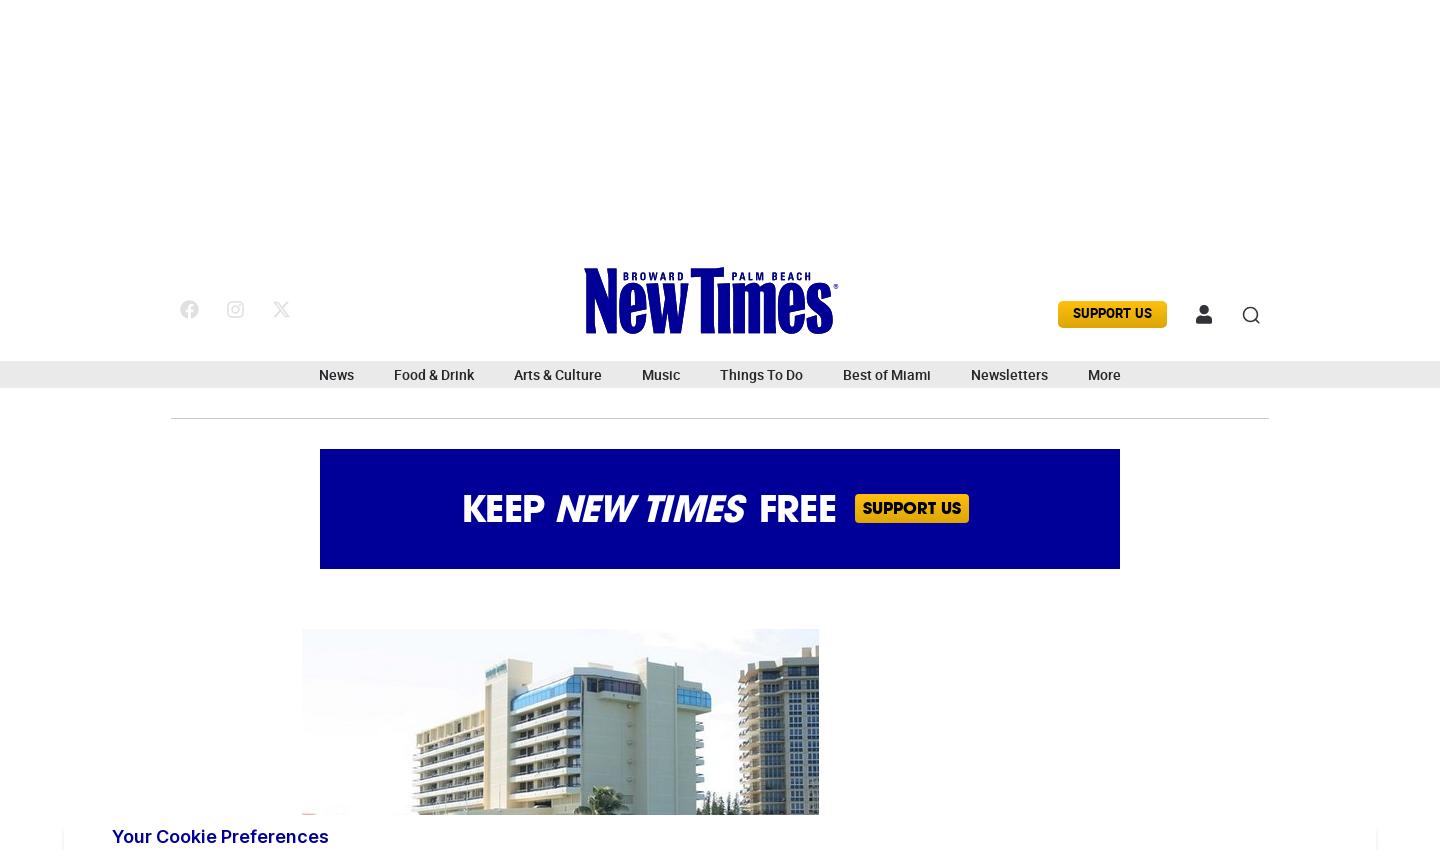  What do you see at coordinates (760, 374) in the screenshot?
I see `'Things To Do'` at bounding box center [760, 374].